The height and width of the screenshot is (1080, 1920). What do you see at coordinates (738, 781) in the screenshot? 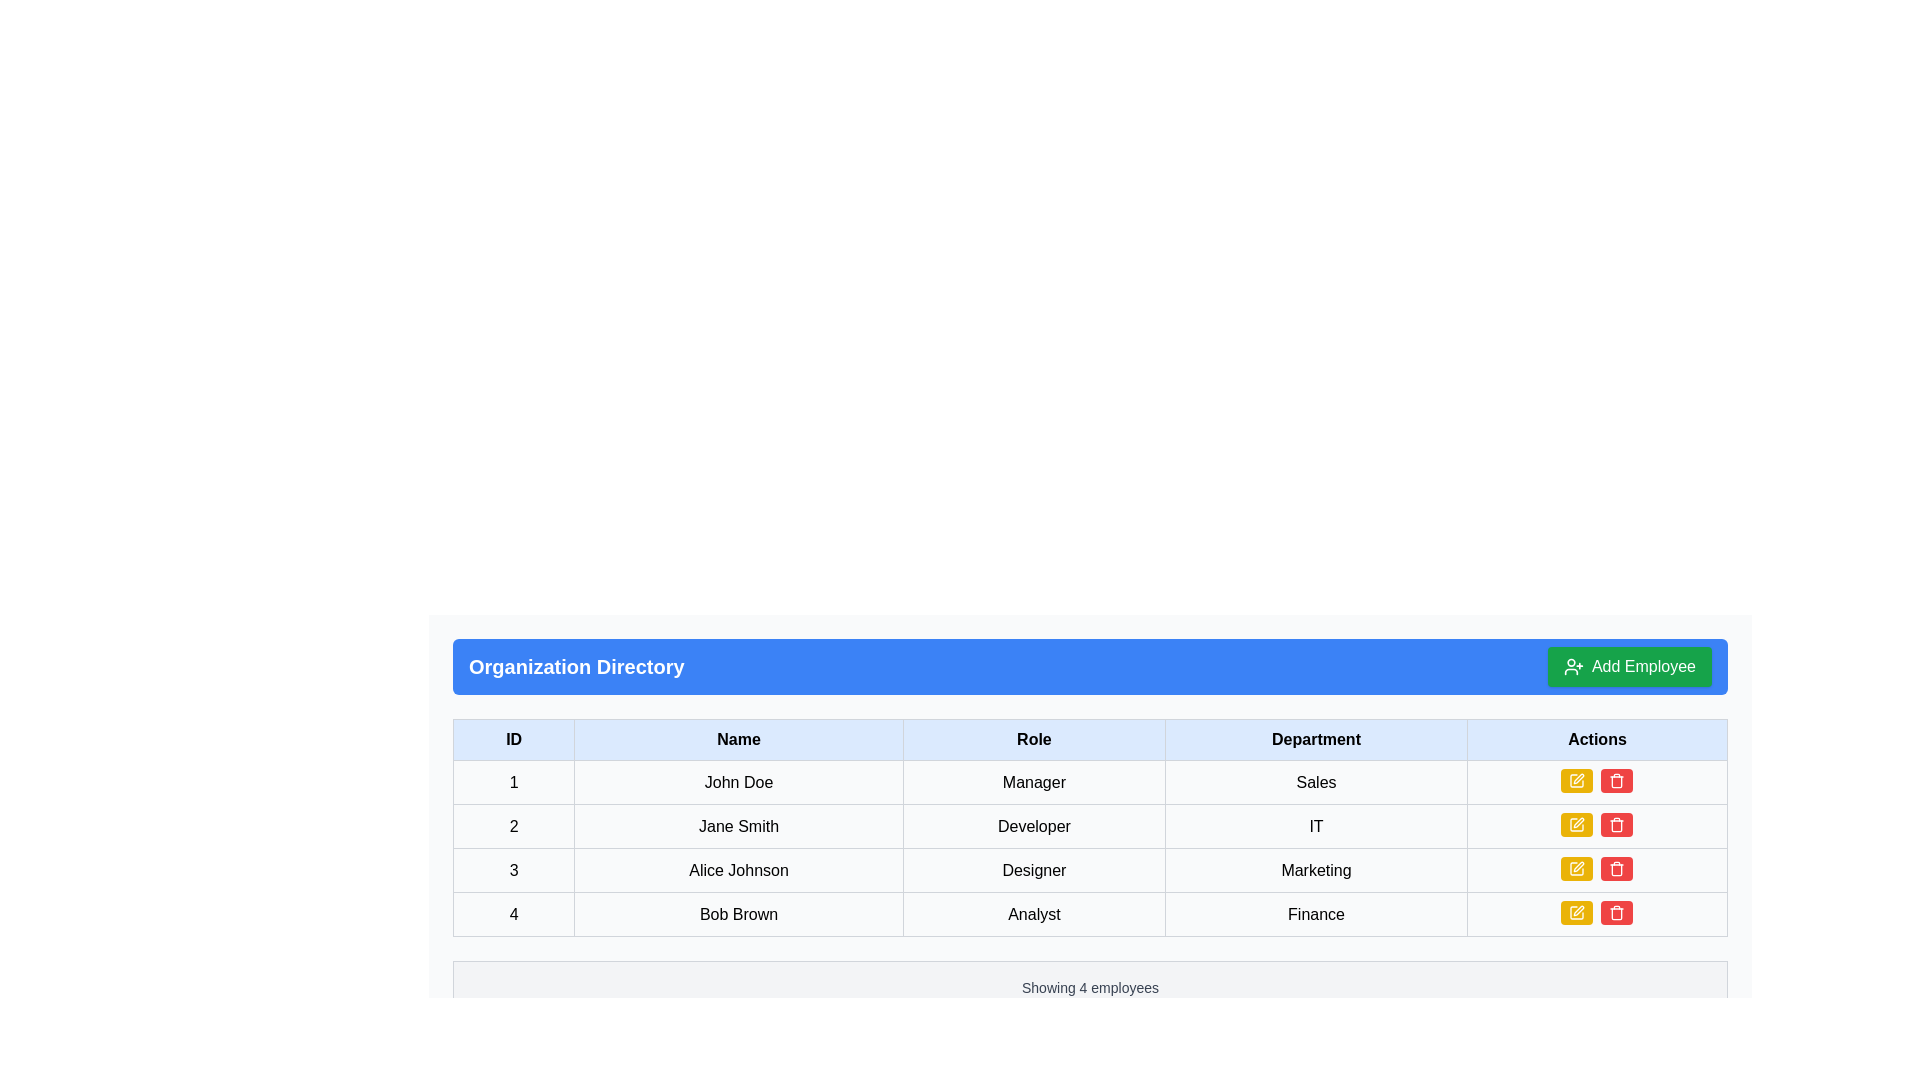
I see `the text label displaying 'John Doe', which is located in the second column of the first row under the 'Name' column` at bounding box center [738, 781].